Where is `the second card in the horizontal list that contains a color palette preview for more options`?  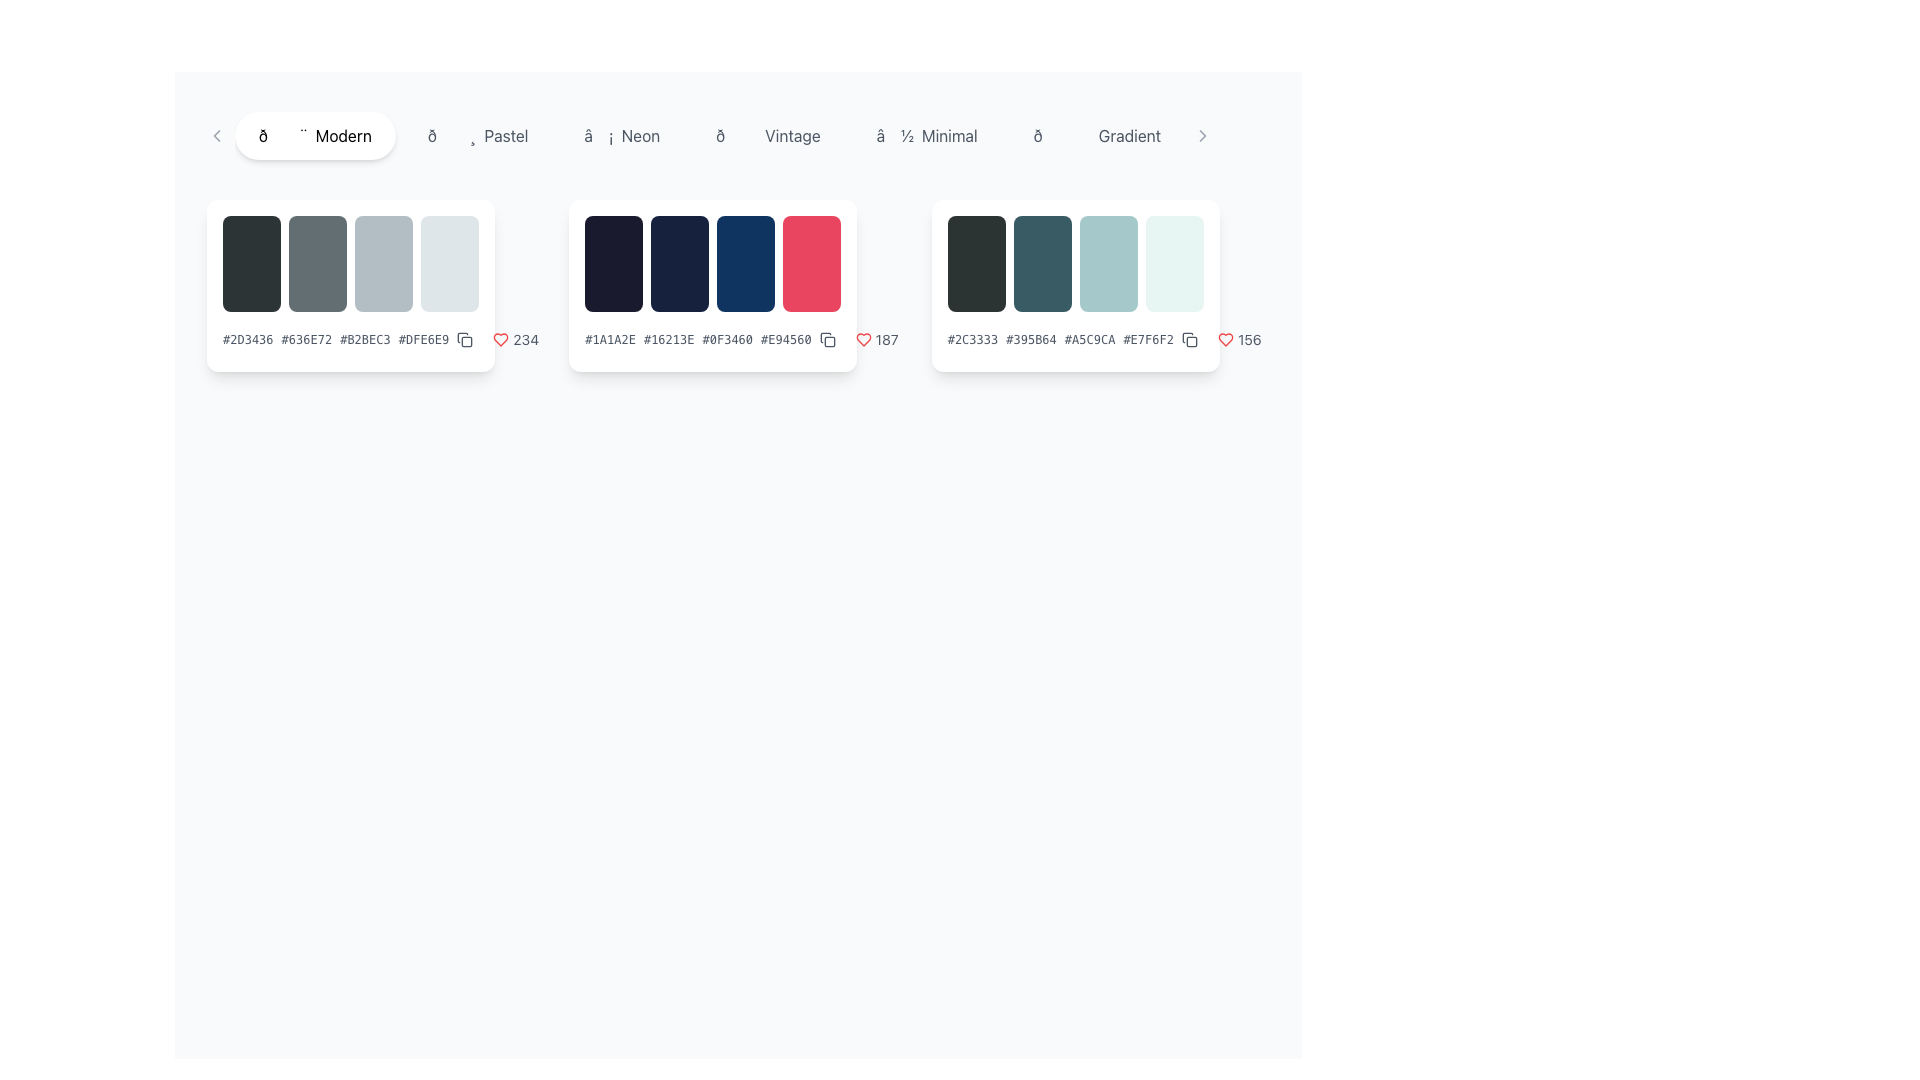 the second card in the horizontal list that contains a color palette preview for more options is located at coordinates (713, 285).